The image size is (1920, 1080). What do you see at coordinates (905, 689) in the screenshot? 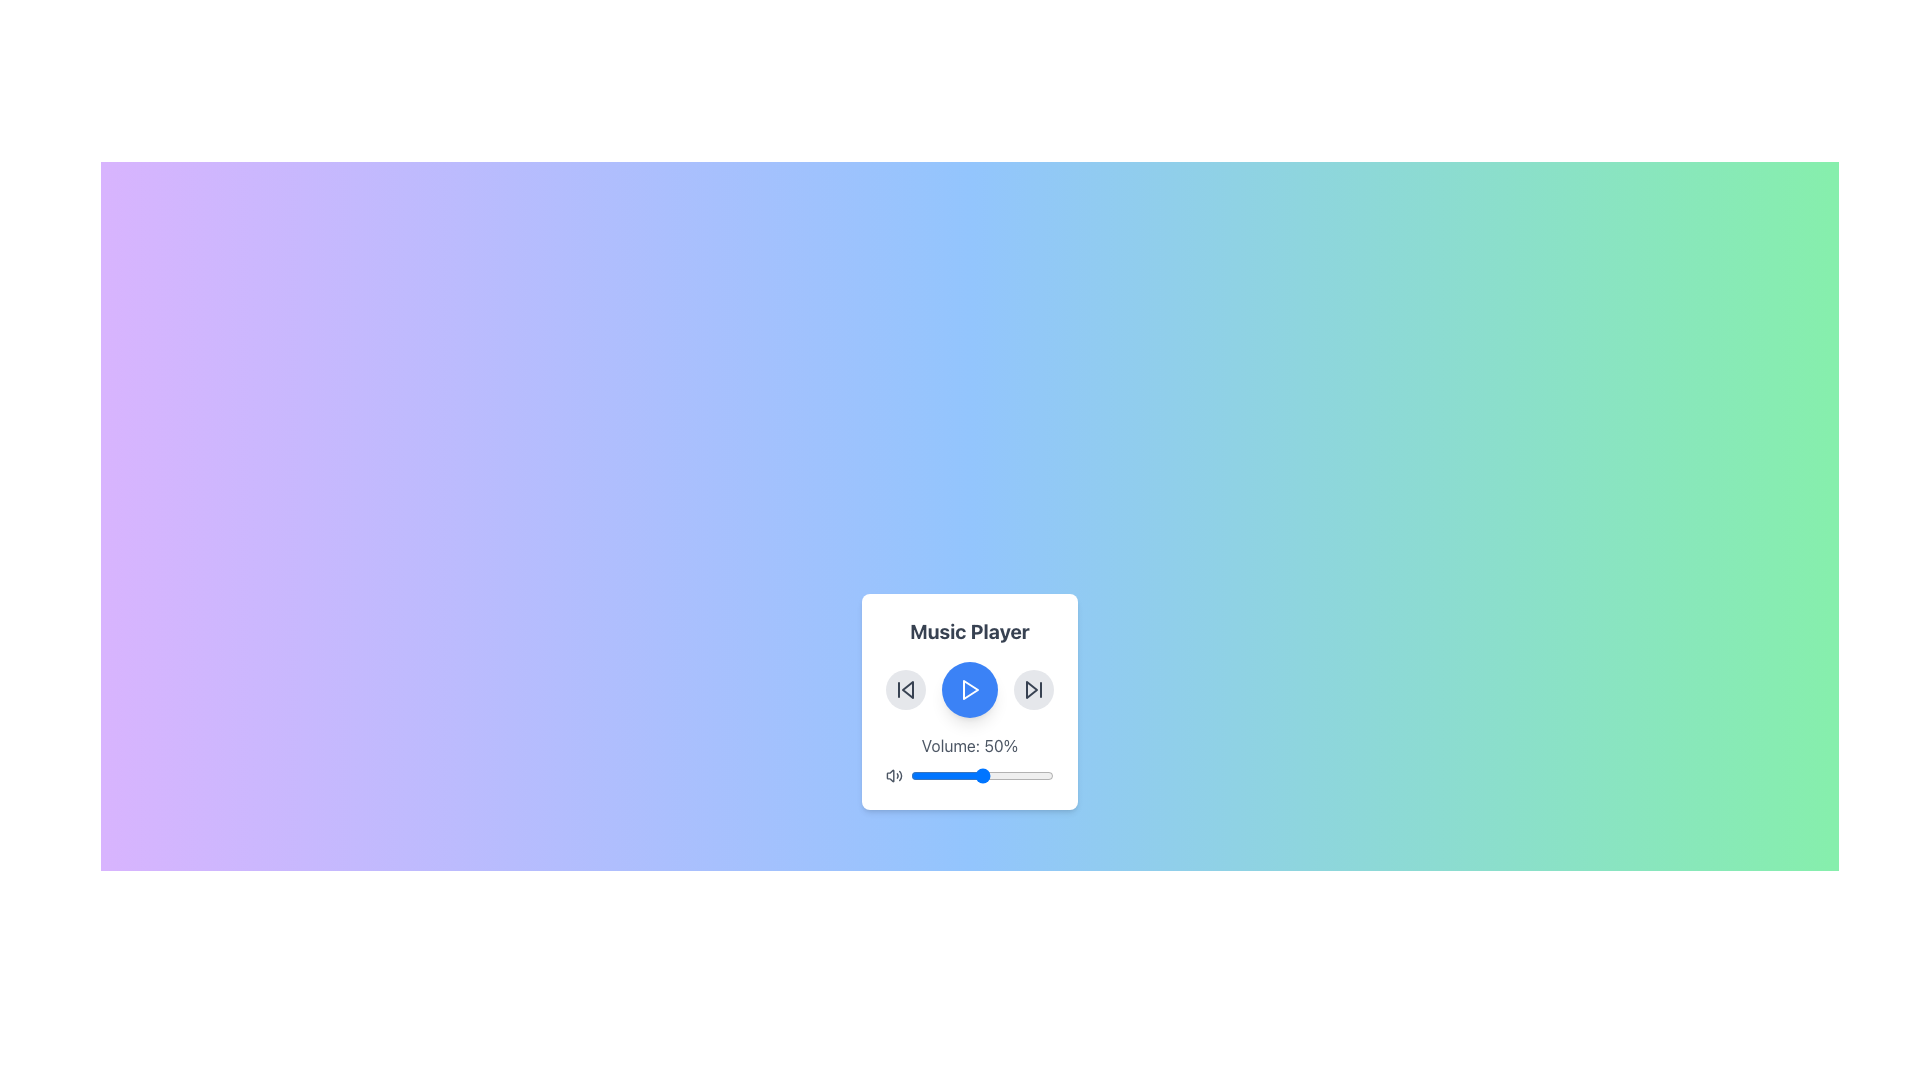
I see `the left-pointing double triangle icon button, styled as a circular button with a light gray background, to skip to the previous track in the music player interface` at bounding box center [905, 689].